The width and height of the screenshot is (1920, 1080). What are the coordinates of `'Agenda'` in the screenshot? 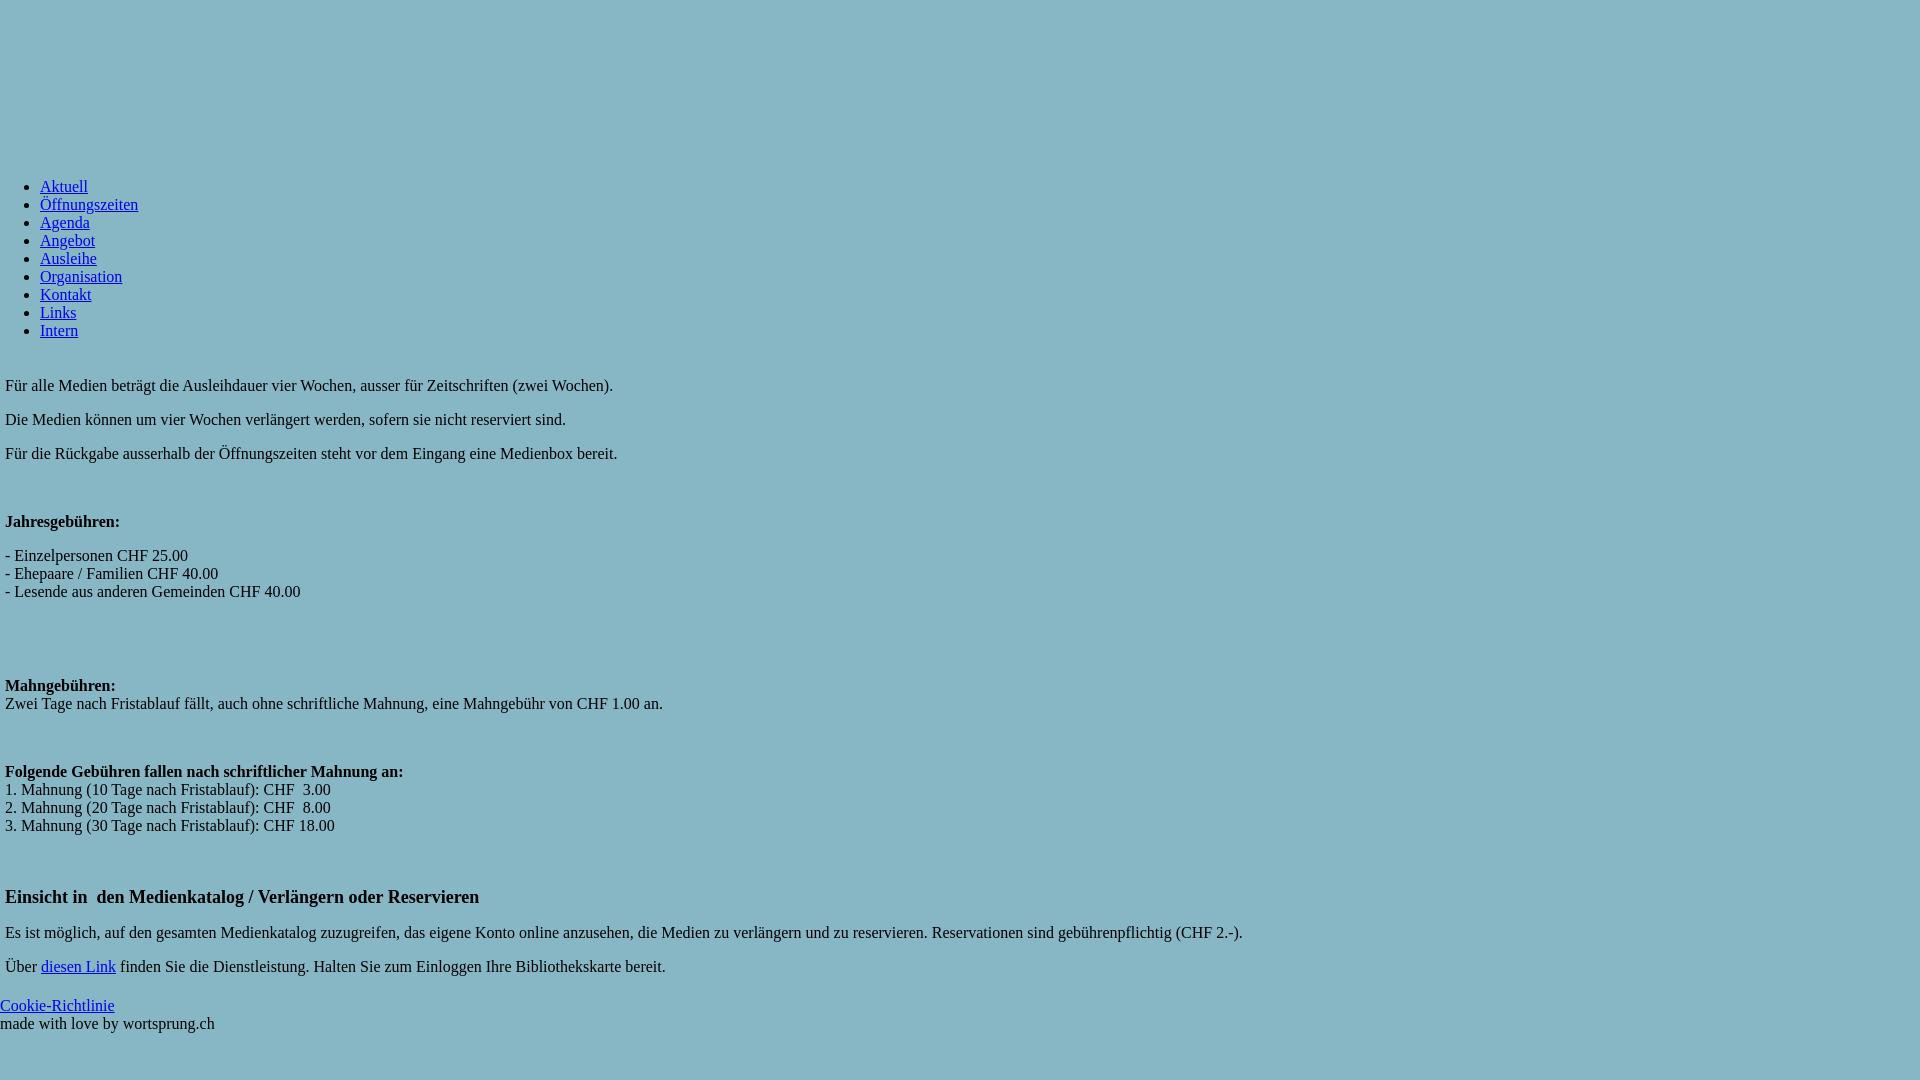 It's located at (39, 222).